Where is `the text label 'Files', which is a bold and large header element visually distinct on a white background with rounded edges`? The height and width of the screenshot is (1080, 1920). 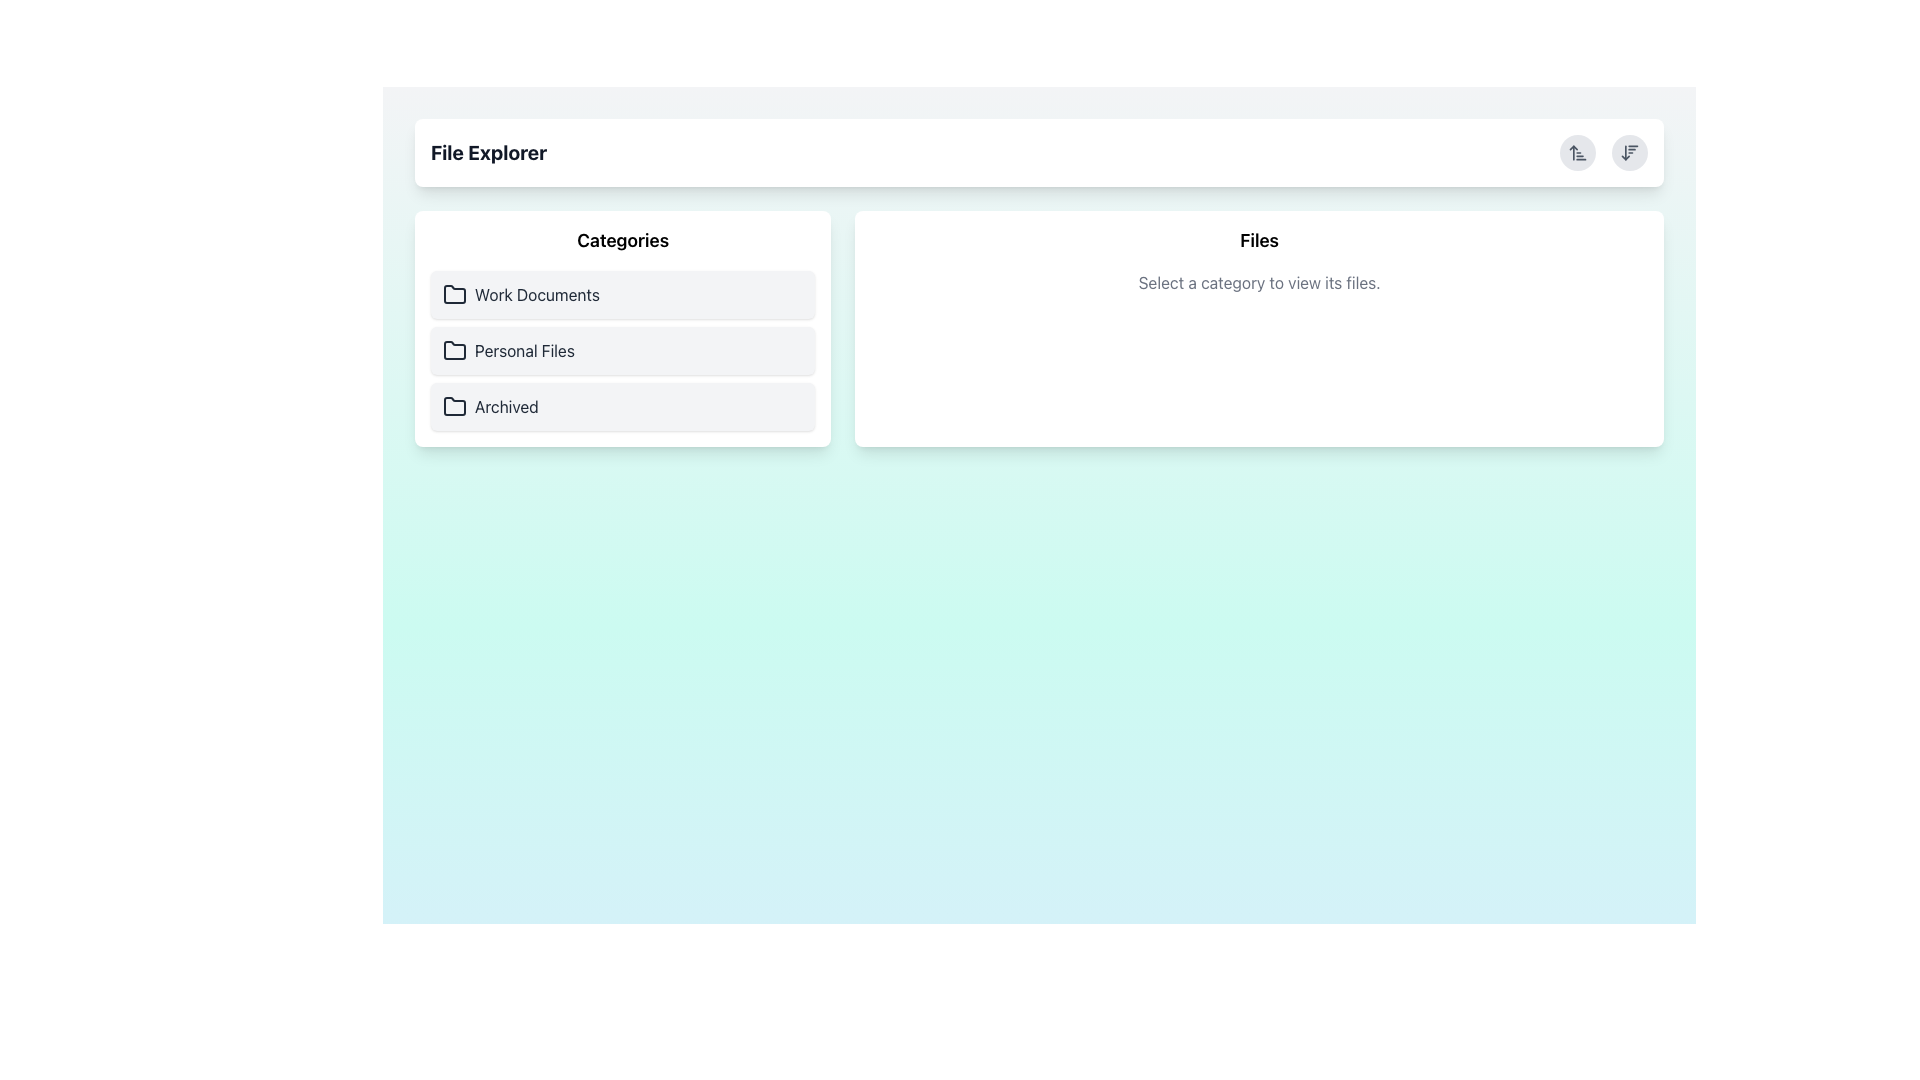 the text label 'Files', which is a bold and large header element visually distinct on a white background with rounded edges is located at coordinates (1258, 239).